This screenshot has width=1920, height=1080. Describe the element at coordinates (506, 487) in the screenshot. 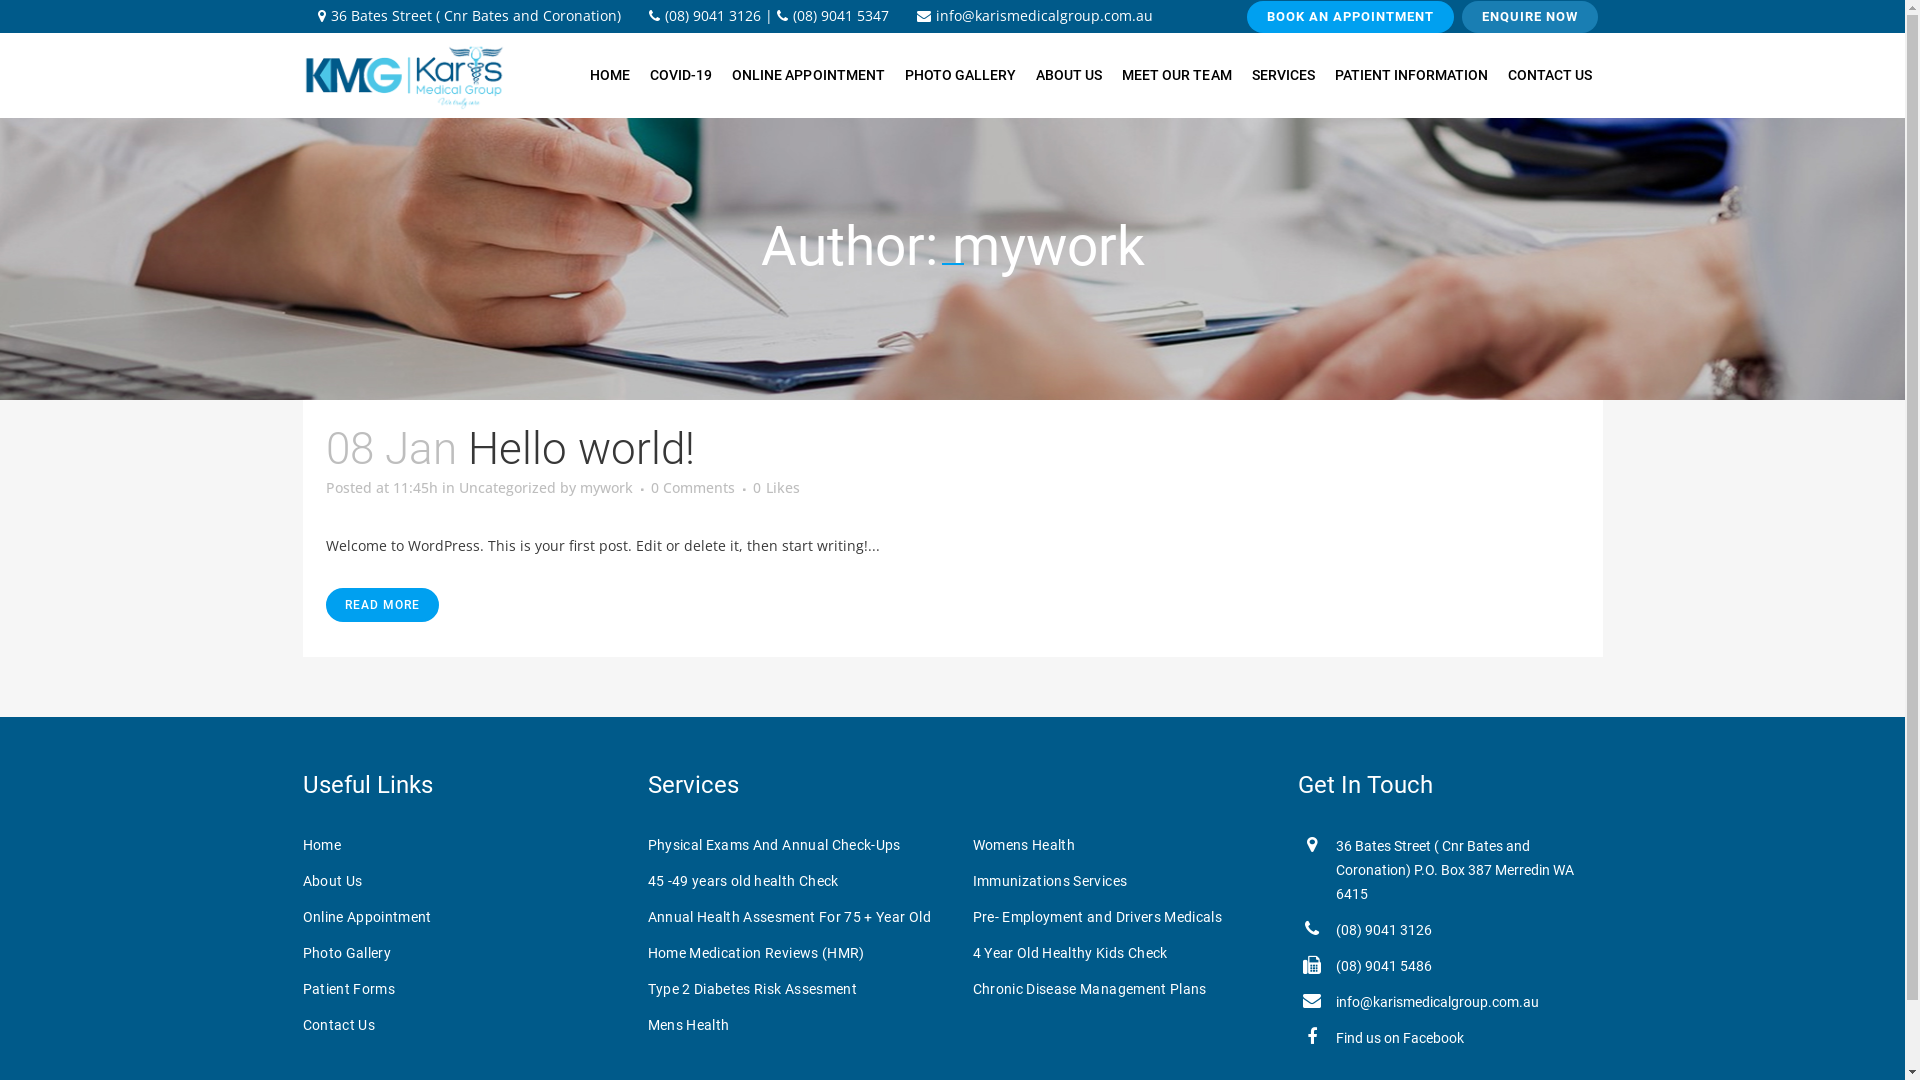

I see `'Uncategorized'` at that location.